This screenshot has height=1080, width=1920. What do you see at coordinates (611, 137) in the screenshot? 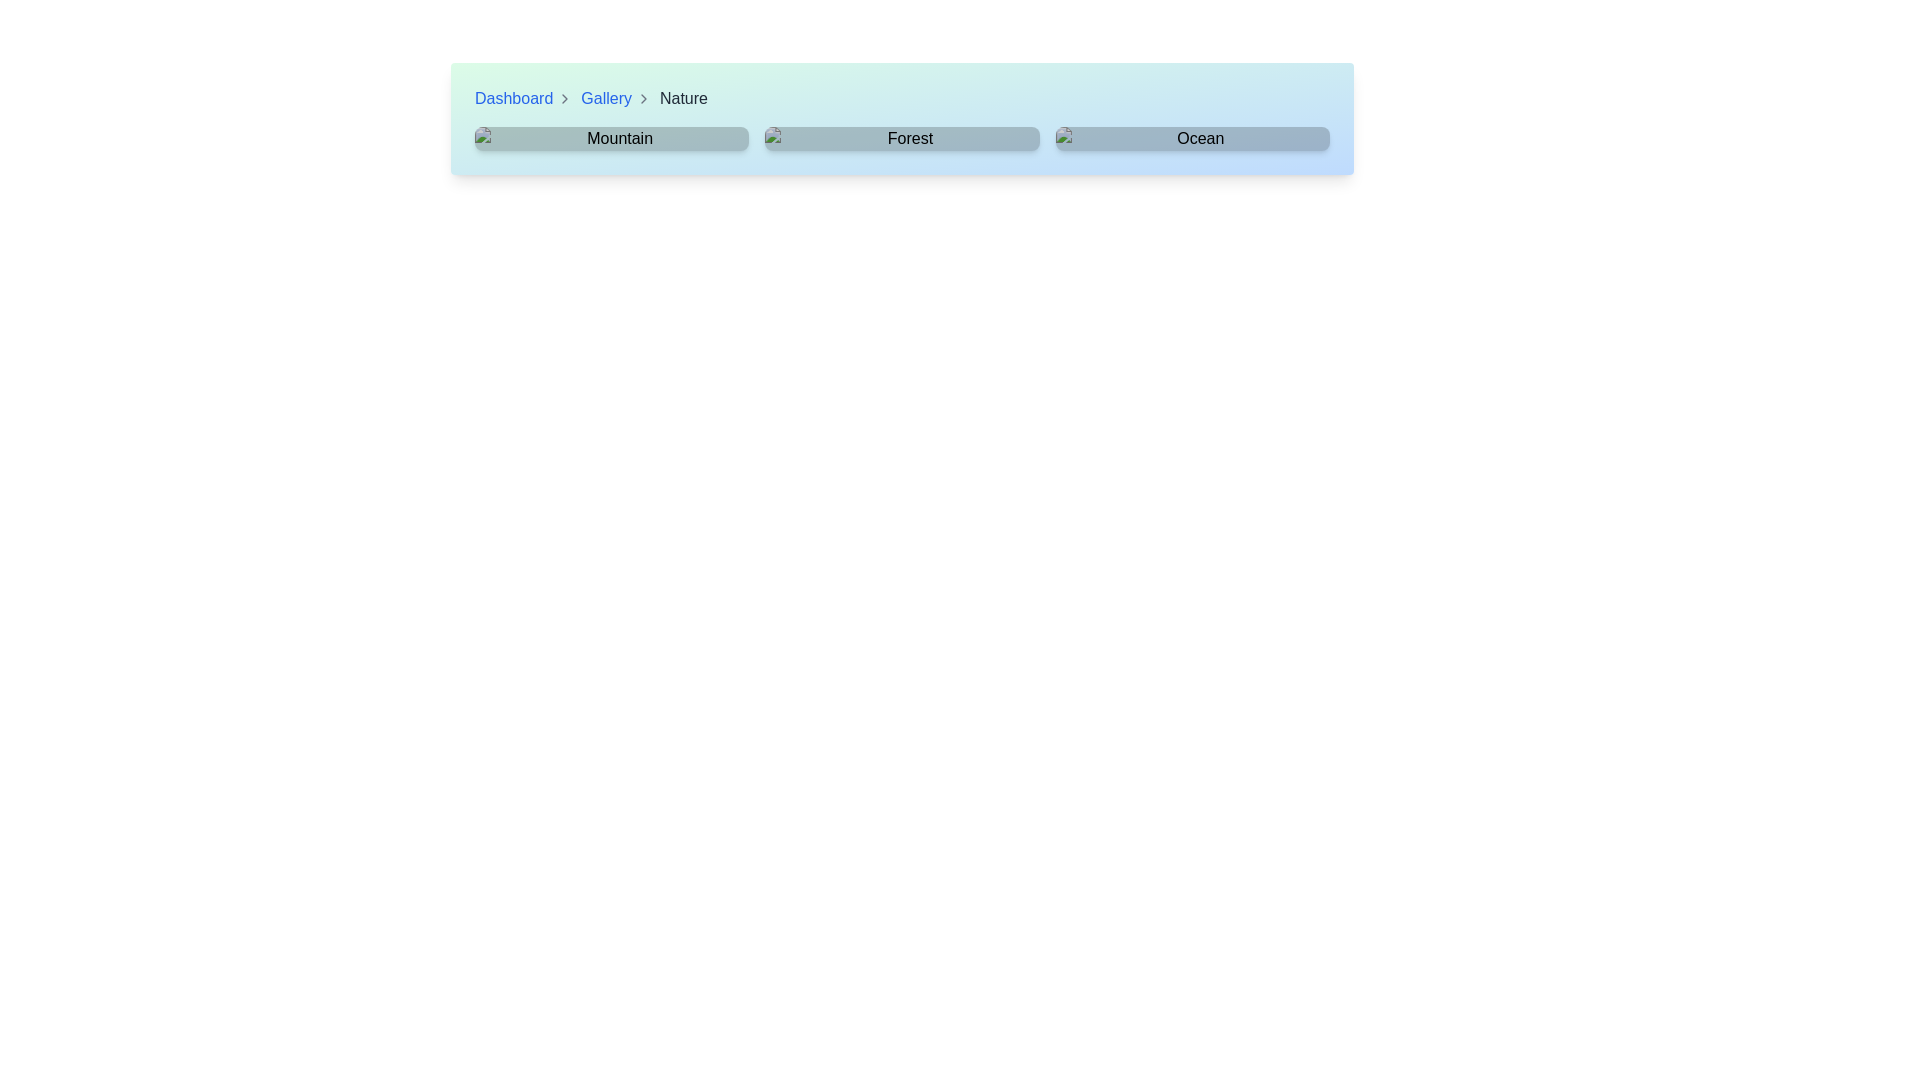
I see `the 'Mountain' button, which is a rectangular button with a light blue background and rounded corners, containing the text 'Mountain' and an image on its left side` at bounding box center [611, 137].